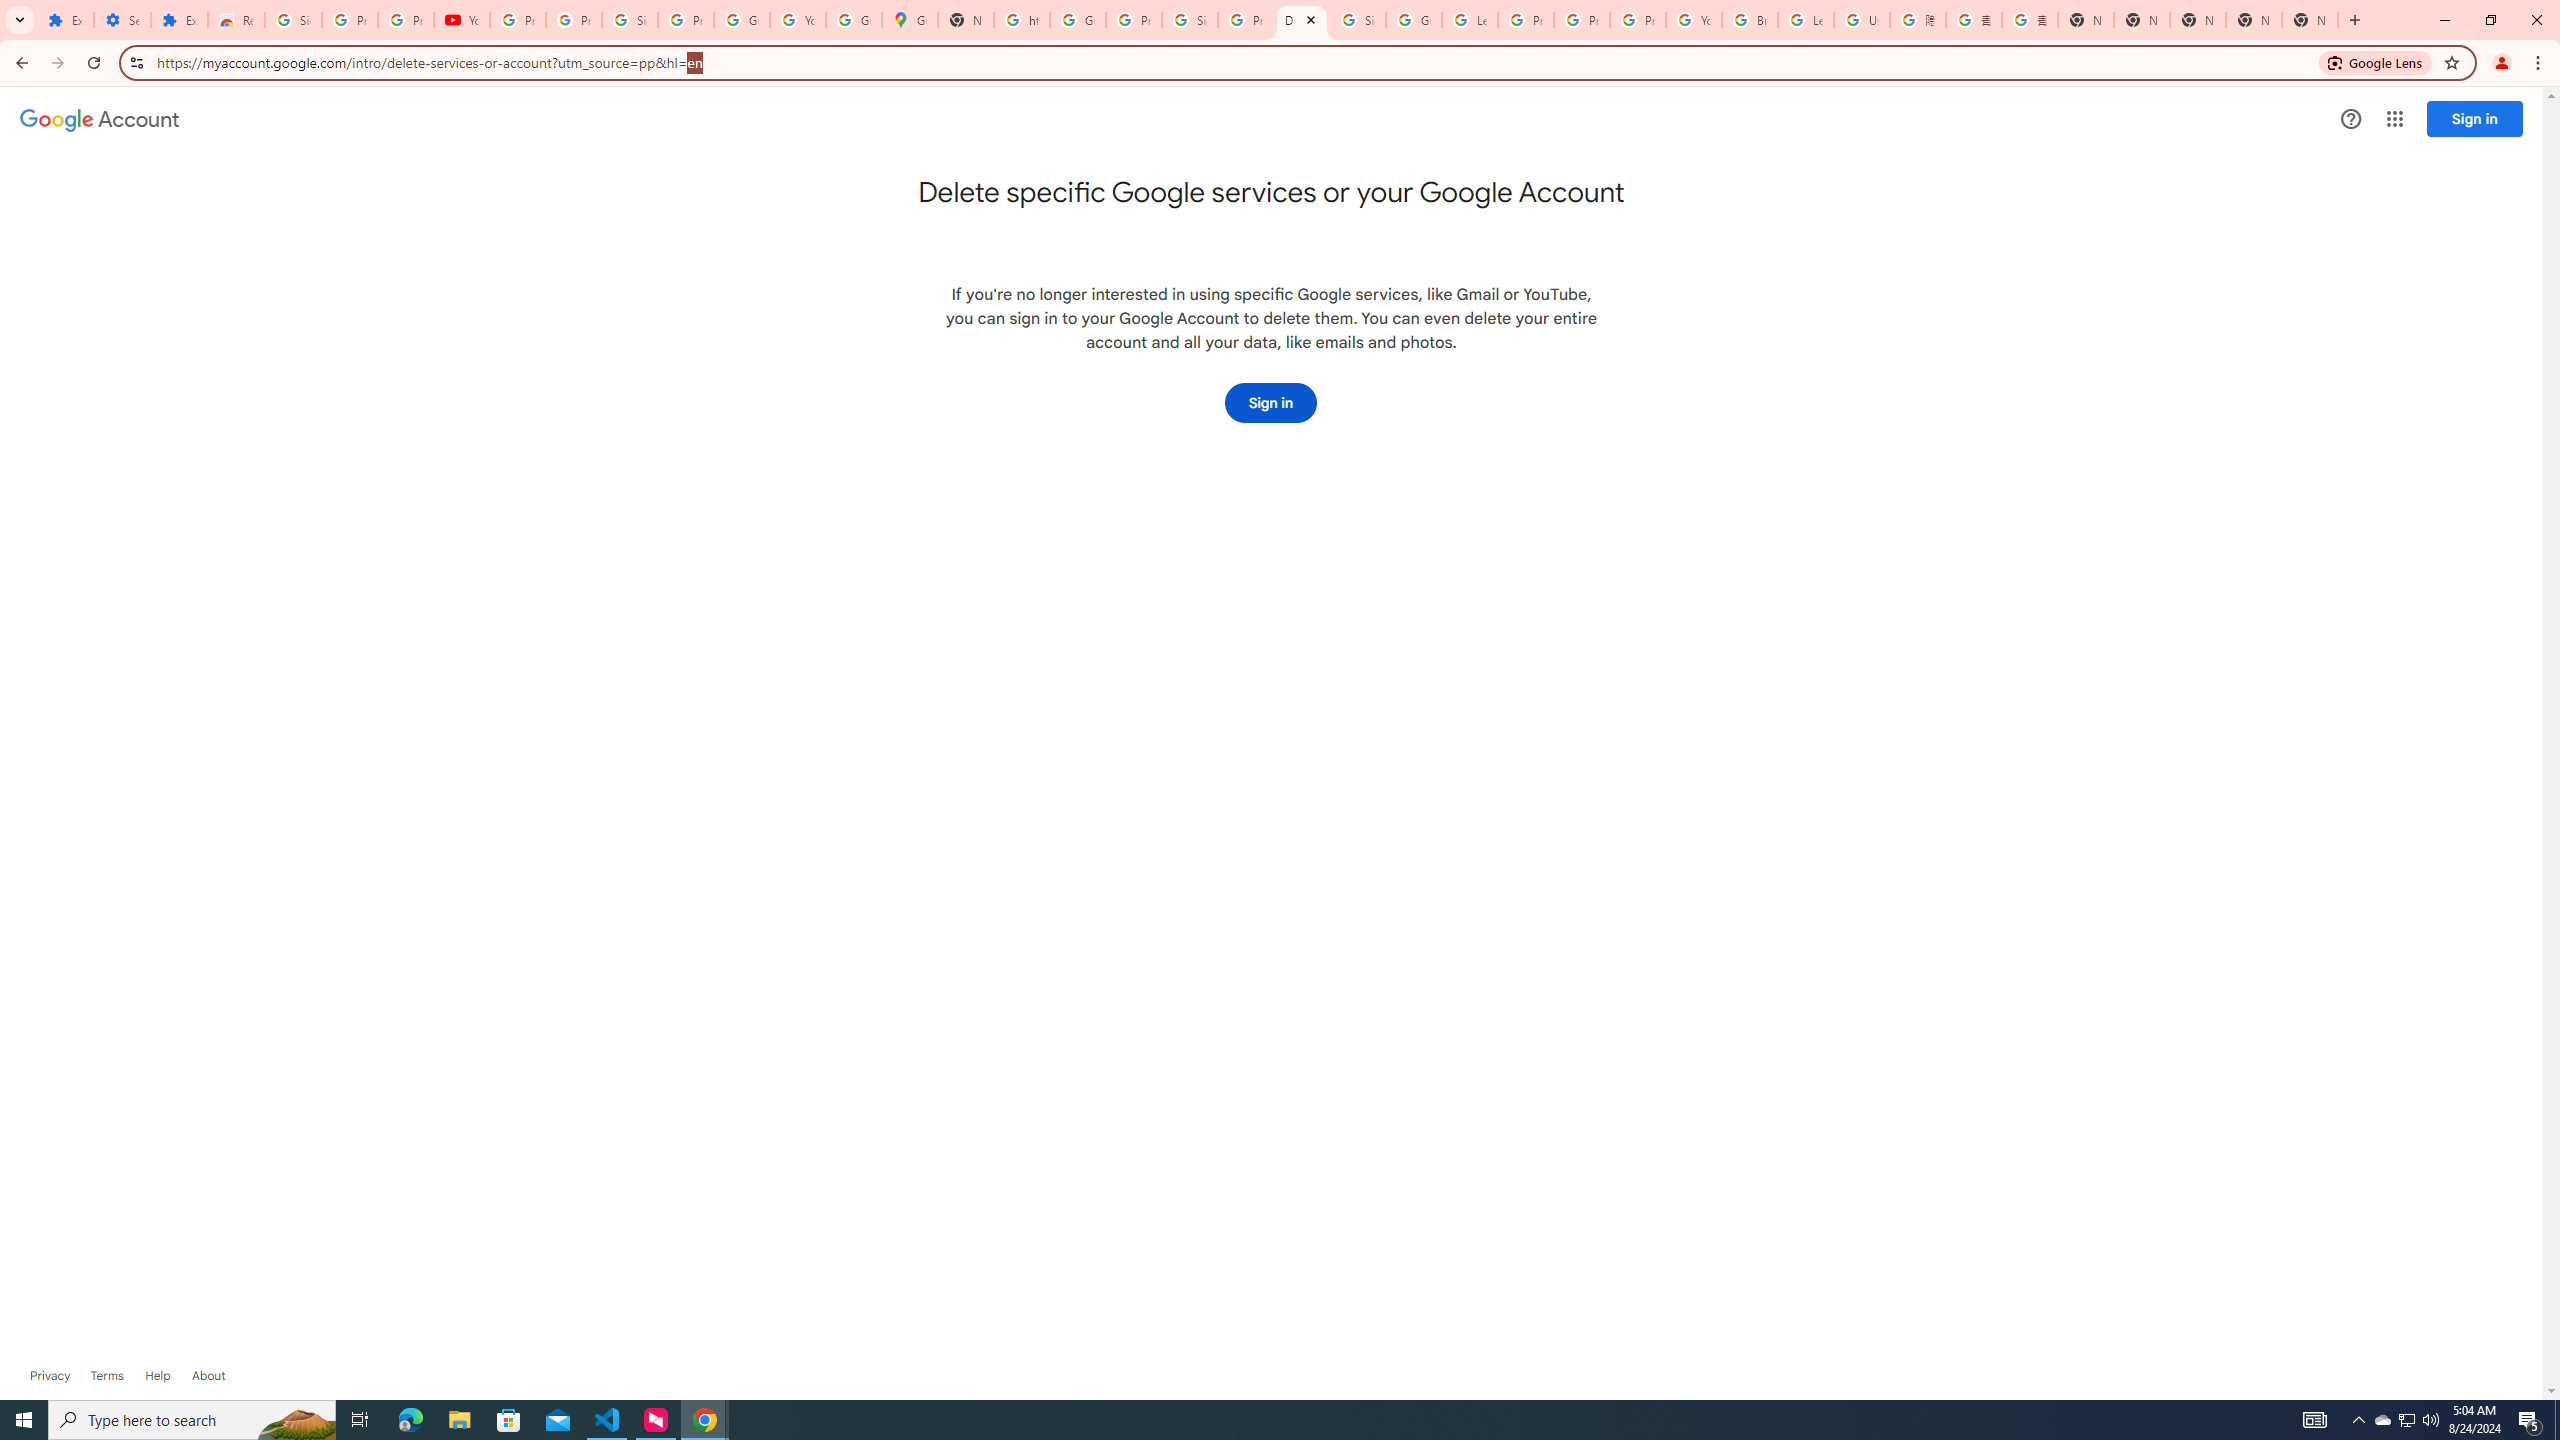  Describe the element at coordinates (236, 19) in the screenshot. I see `'Reviews: Helix Fruit Jump Arcade Game'` at that location.